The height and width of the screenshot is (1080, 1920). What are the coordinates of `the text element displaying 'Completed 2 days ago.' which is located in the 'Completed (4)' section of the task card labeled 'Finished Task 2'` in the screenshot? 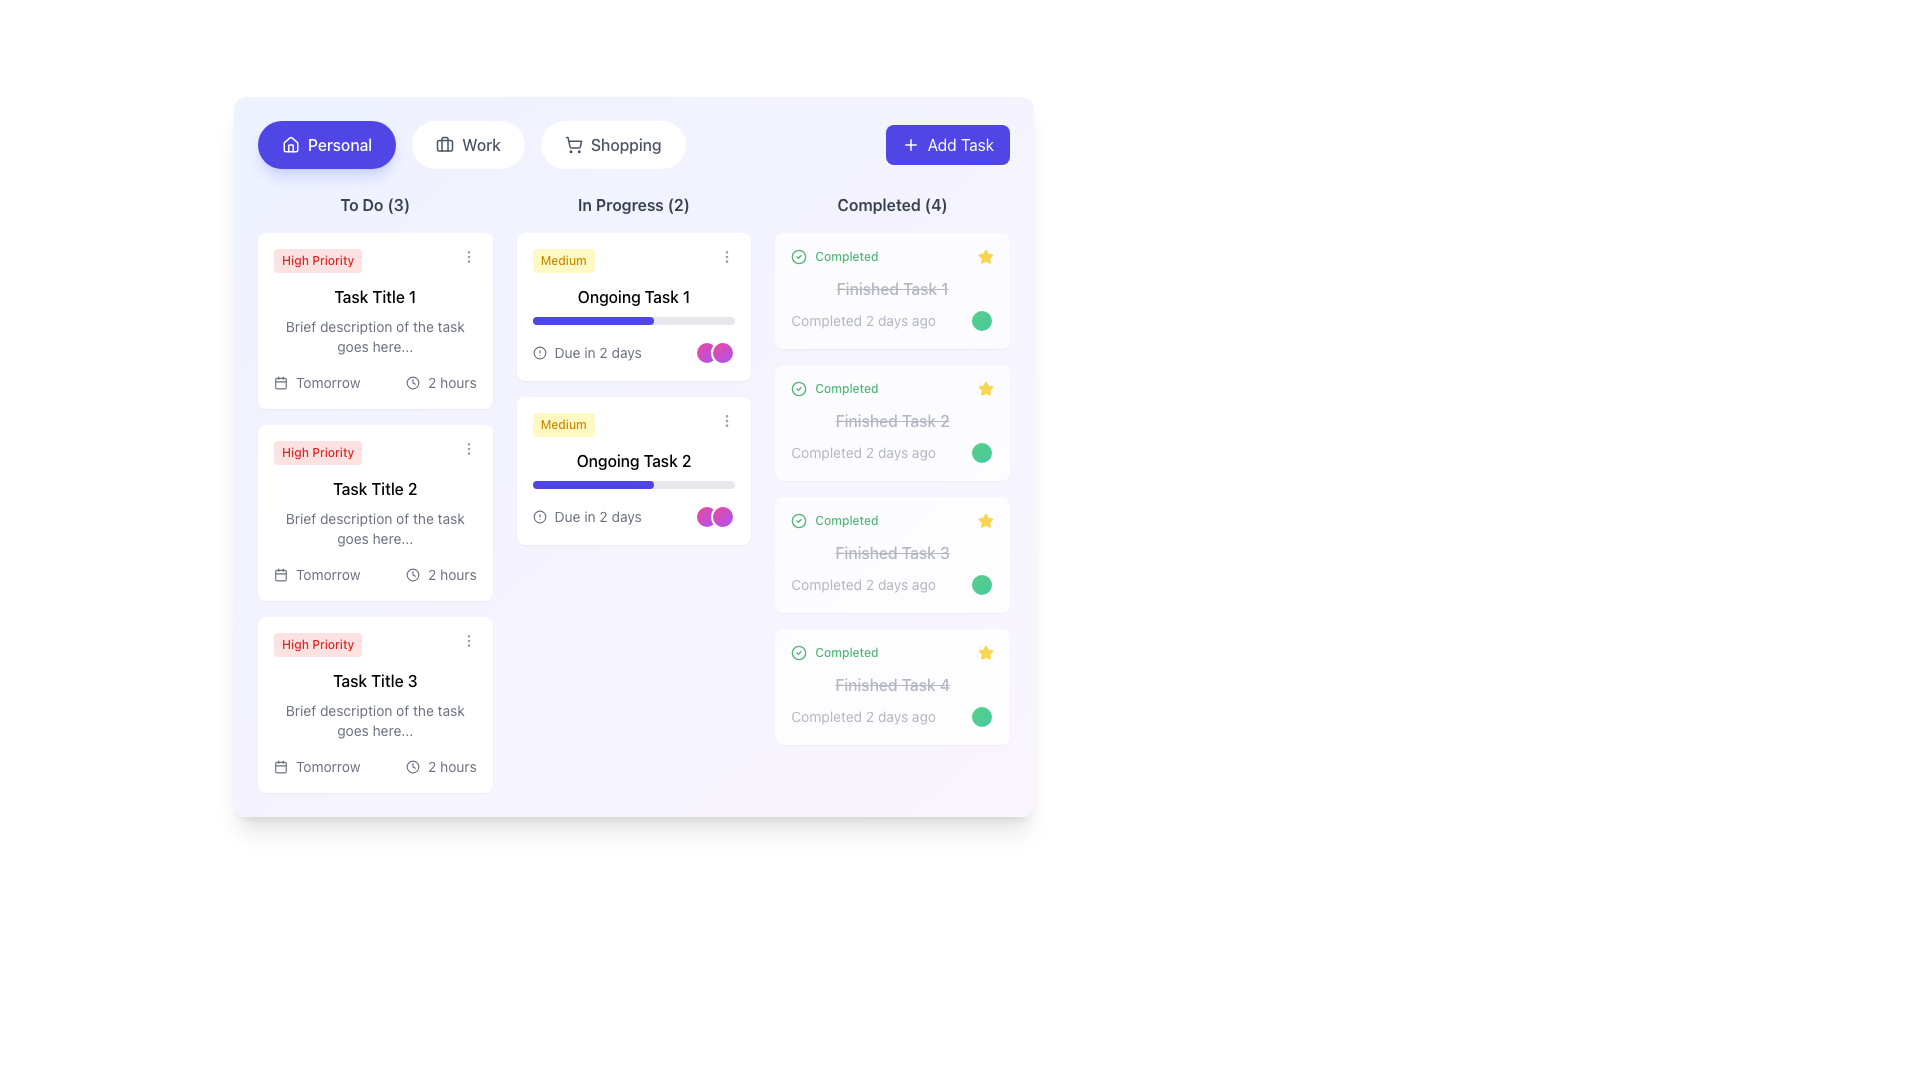 It's located at (891, 452).